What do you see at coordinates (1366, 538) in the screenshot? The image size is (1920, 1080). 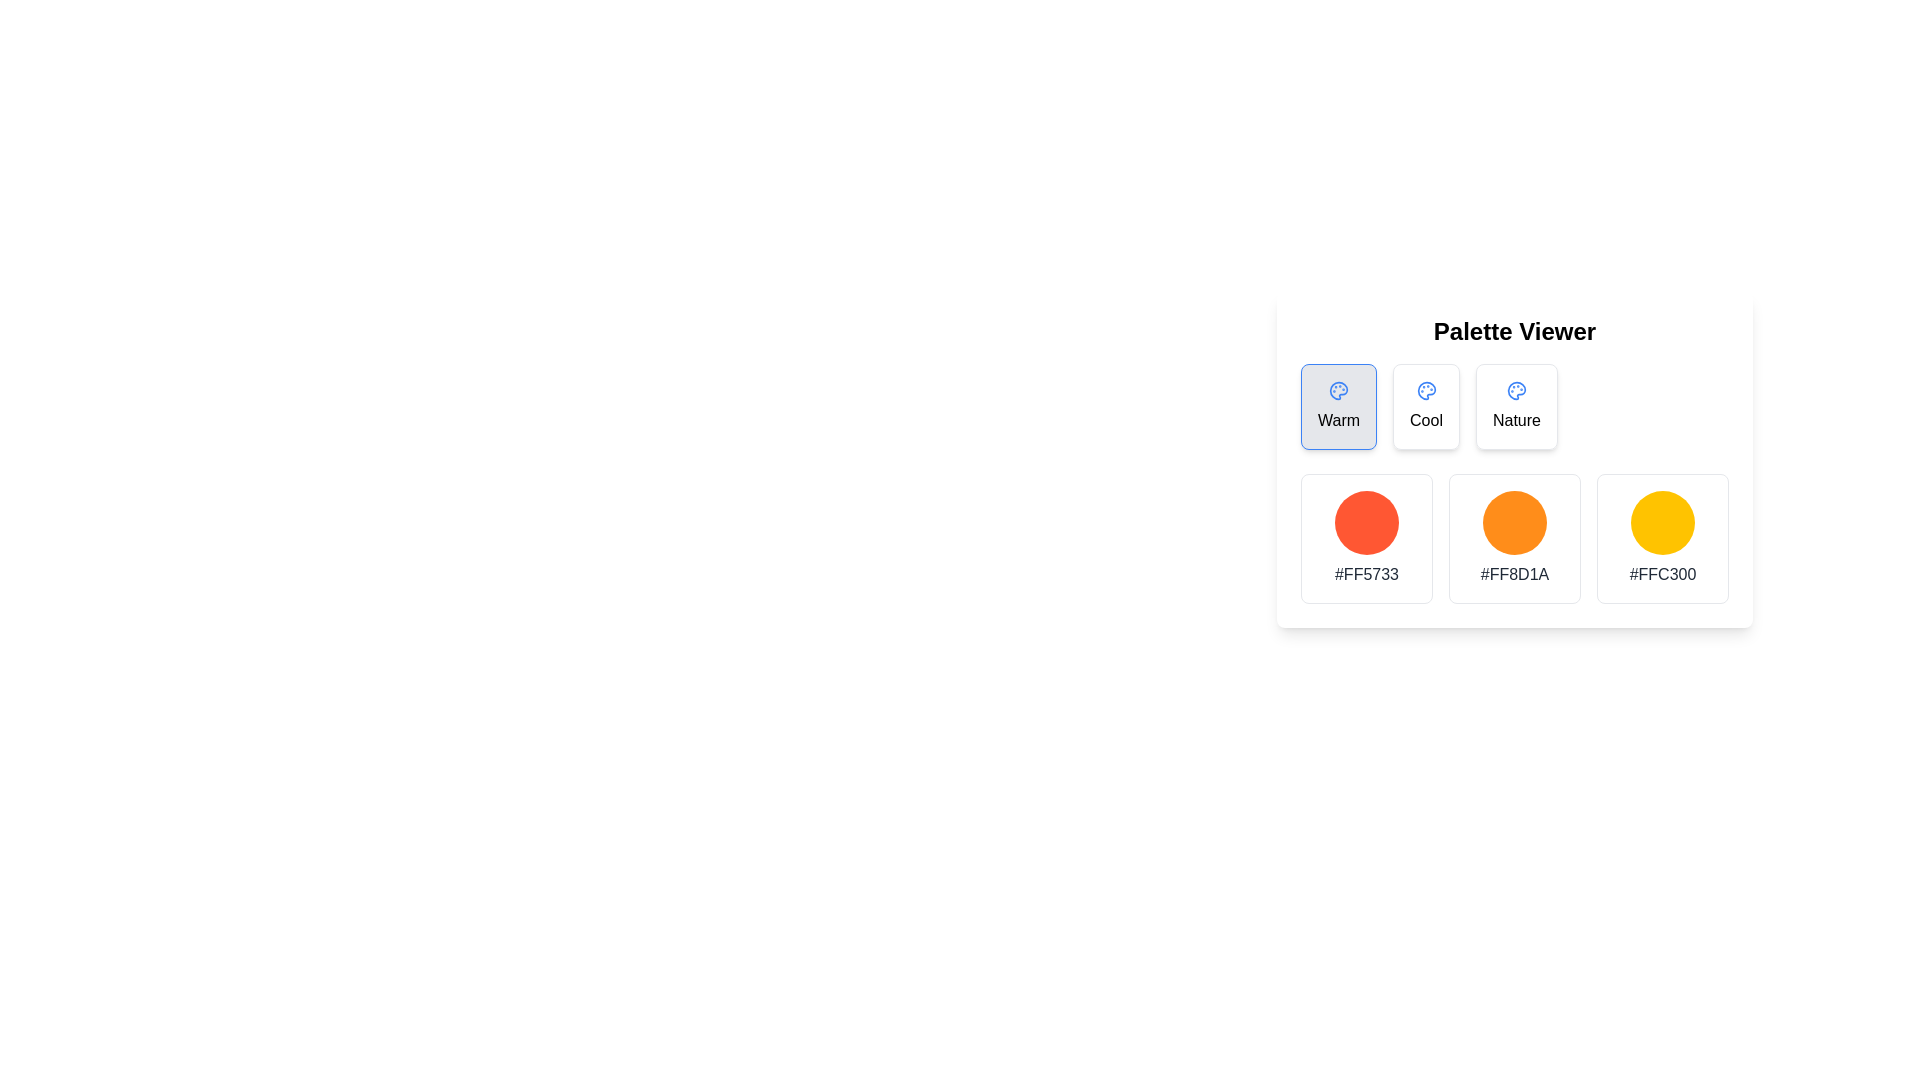 I see `the rounded orange circle color swatch displaying the color code '#FF5733', which is the first item in a horizontal grid of color samples` at bounding box center [1366, 538].